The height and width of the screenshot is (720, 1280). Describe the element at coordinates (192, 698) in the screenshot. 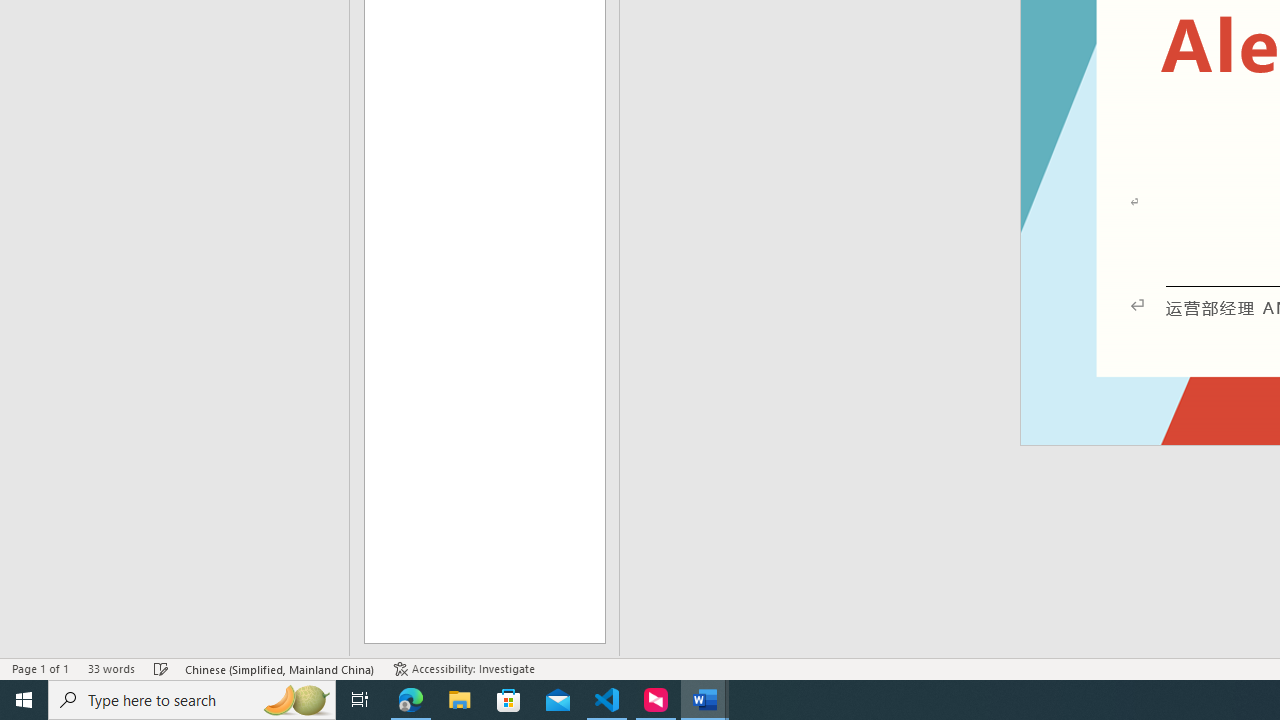

I see `'Type here to search'` at that location.